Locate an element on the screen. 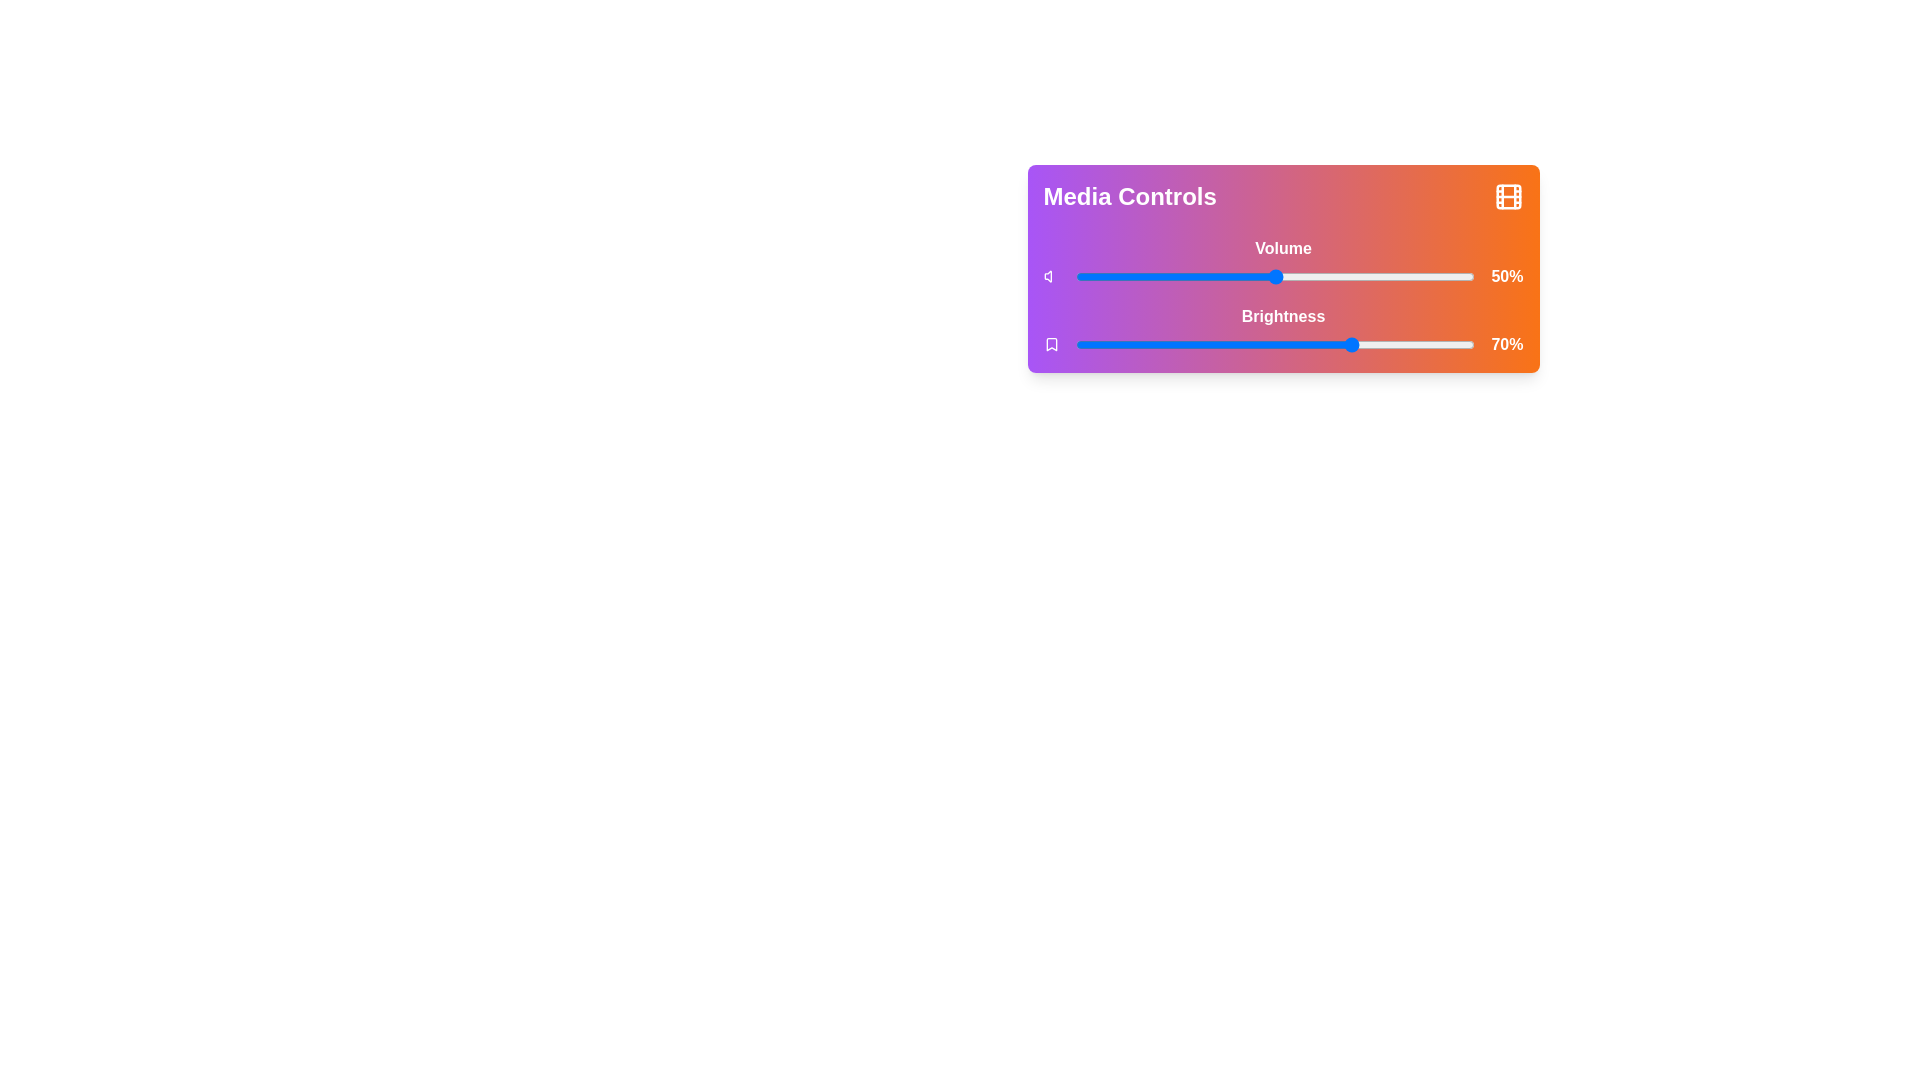  the brightness slider to 68% is located at coordinates (1347, 343).